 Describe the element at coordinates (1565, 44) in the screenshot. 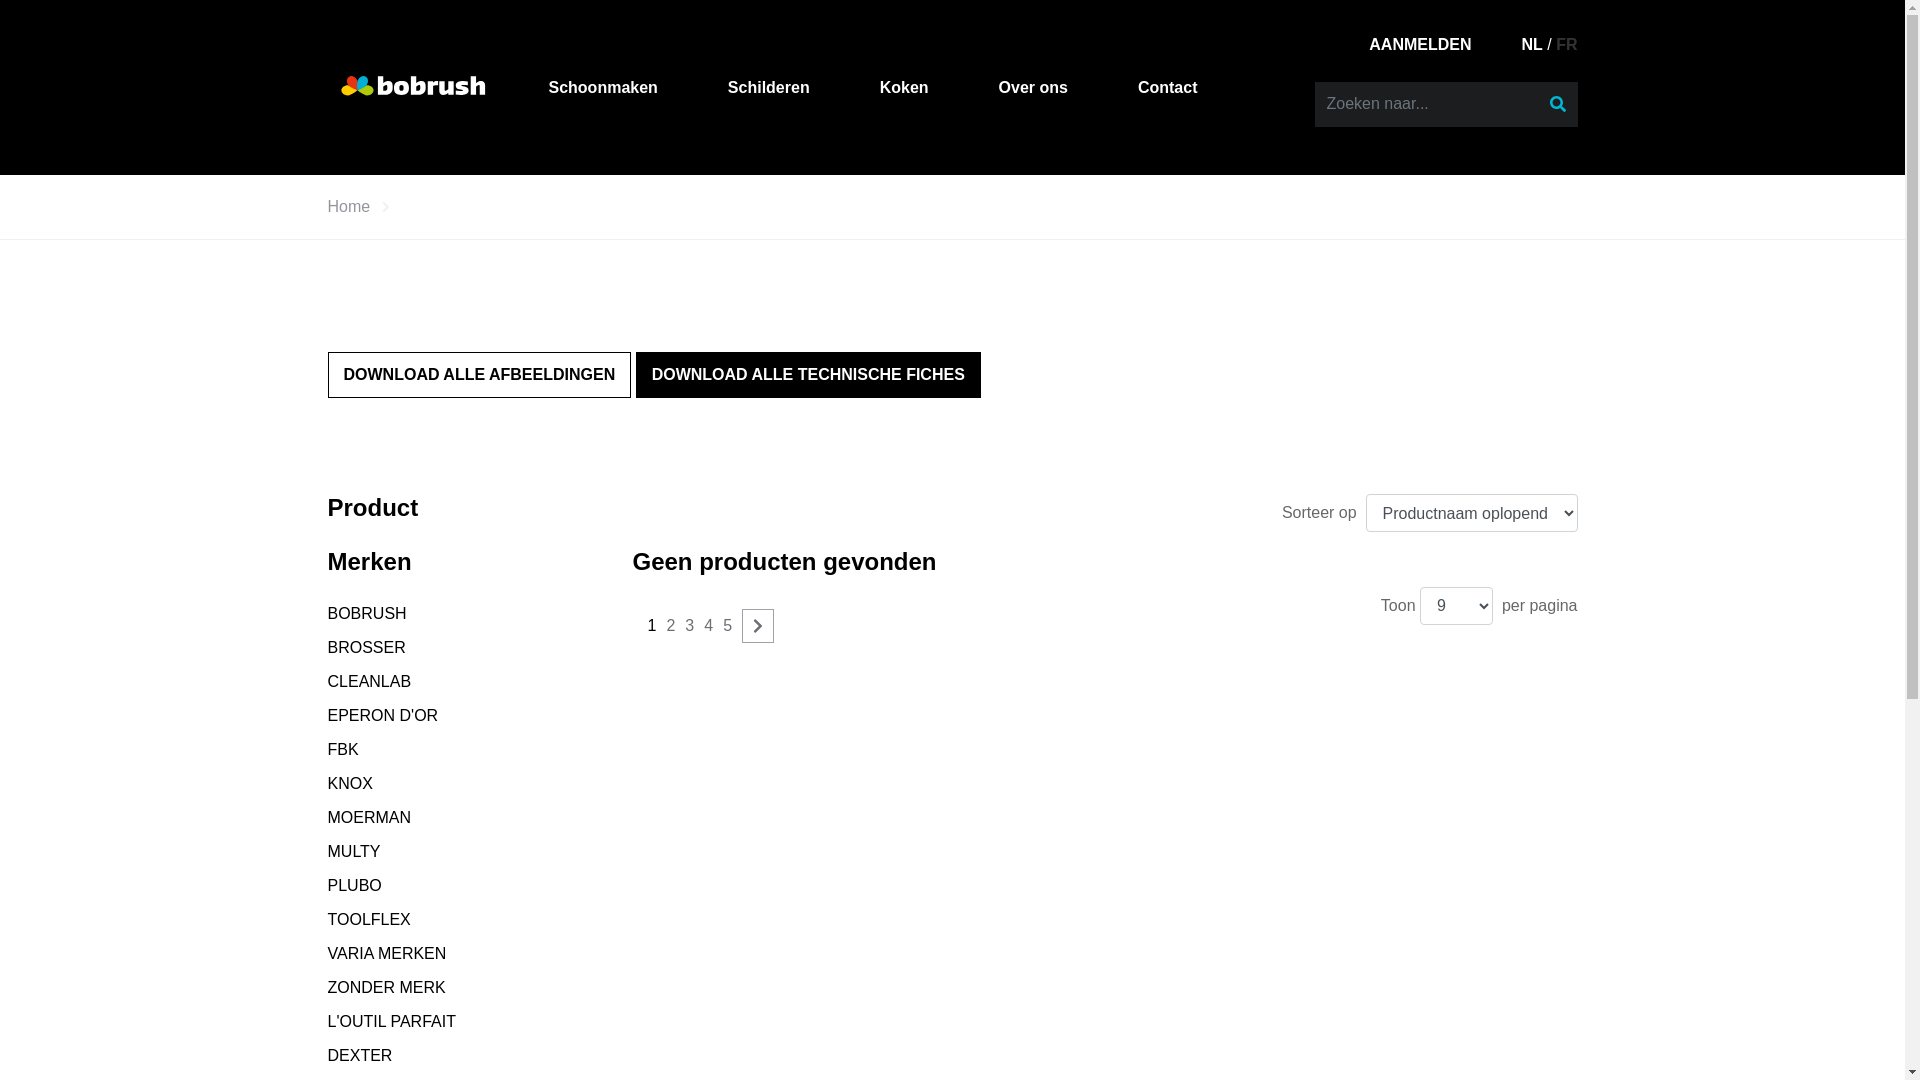

I see `'FR'` at that location.